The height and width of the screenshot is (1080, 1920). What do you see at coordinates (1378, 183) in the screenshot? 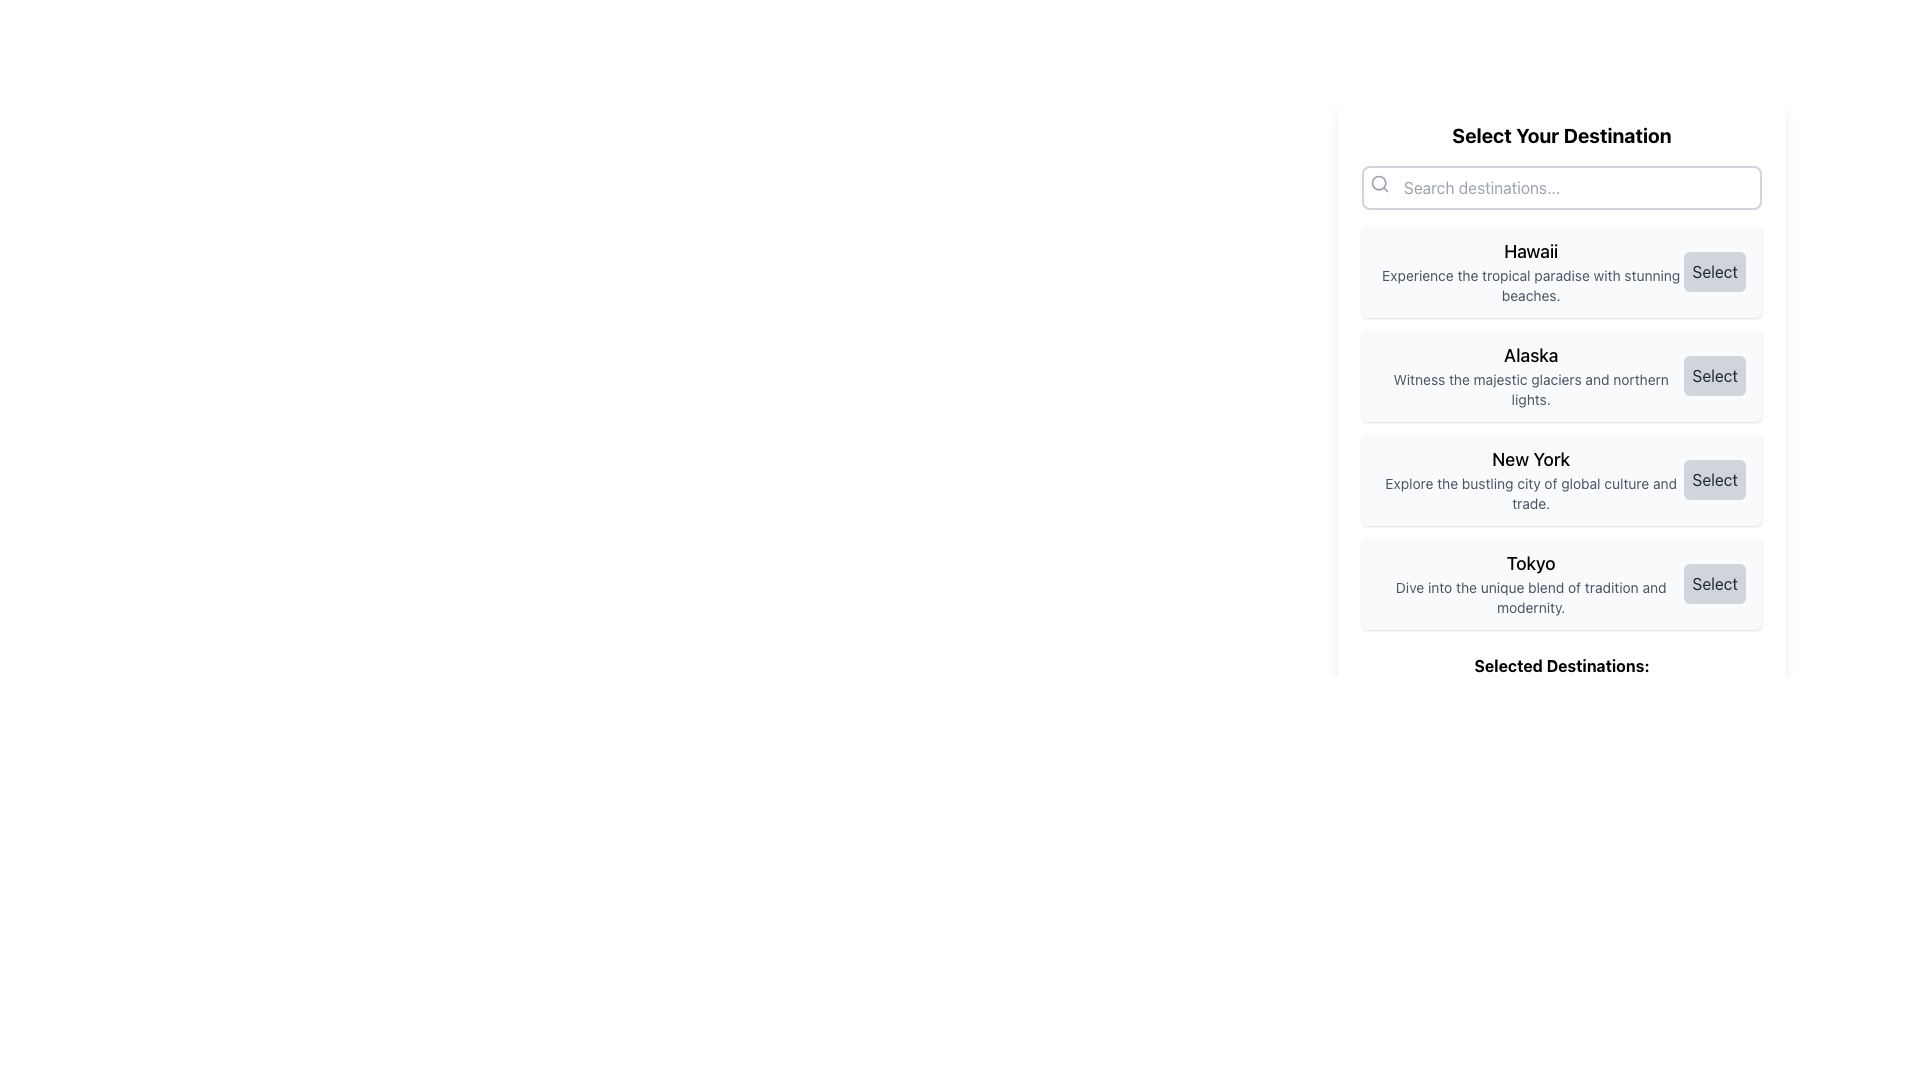
I see `the SVG circle element which is part of the search icon located at the top-left corner of the search bar` at bounding box center [1378, 183].